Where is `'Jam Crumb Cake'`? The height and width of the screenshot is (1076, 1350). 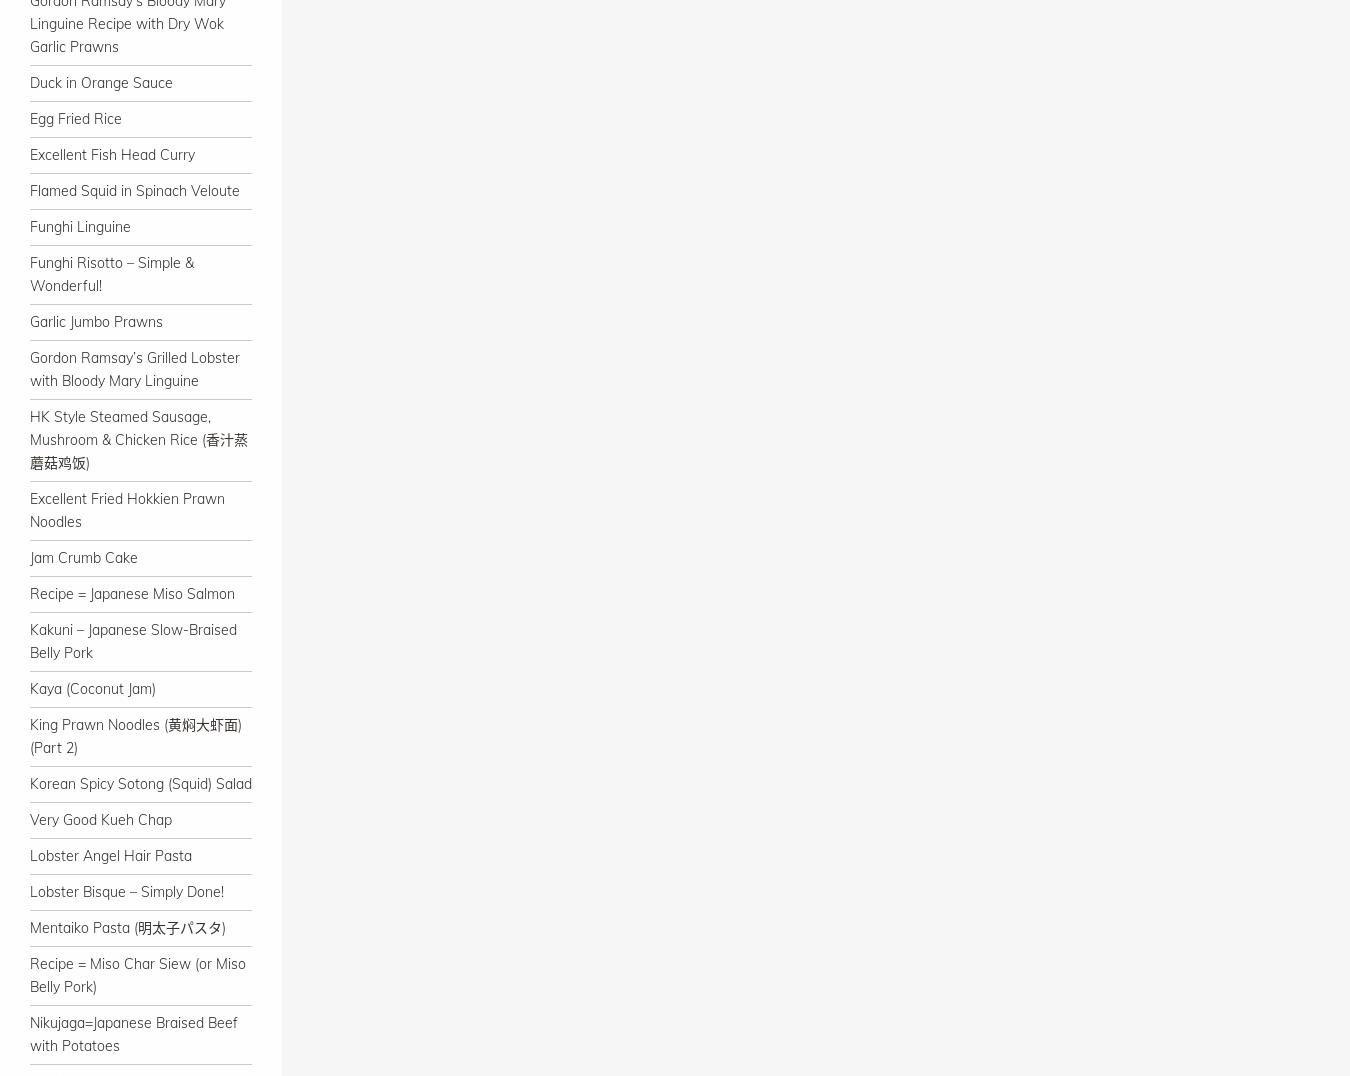 'Jam Crumb Cake' is located at coordinates (82, 557).